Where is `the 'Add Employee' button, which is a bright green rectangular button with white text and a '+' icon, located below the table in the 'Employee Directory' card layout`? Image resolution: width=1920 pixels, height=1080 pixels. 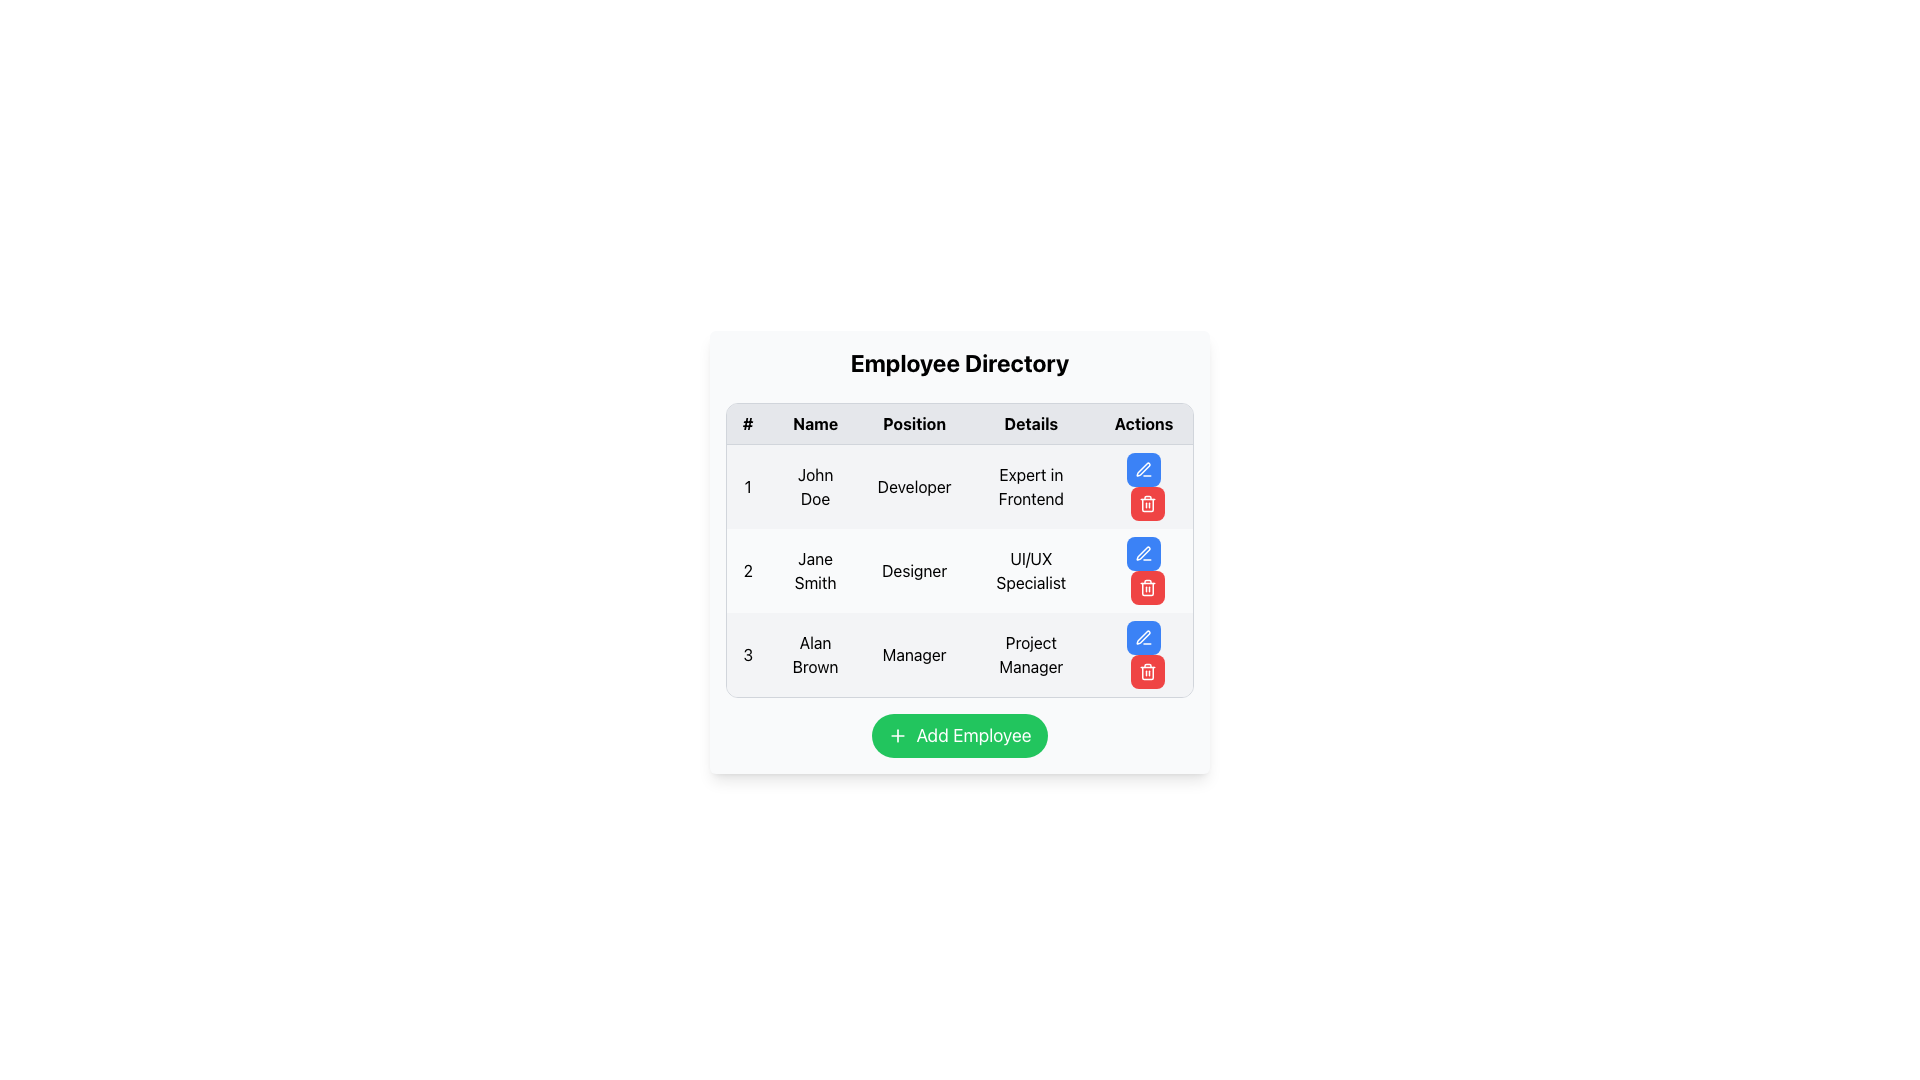
the 'Add Employee' button, which is a bright green rectangular button with white text and a '+' icon, located below the table in the 'Employee Directory' card layout is located at coordinates (960, 736).